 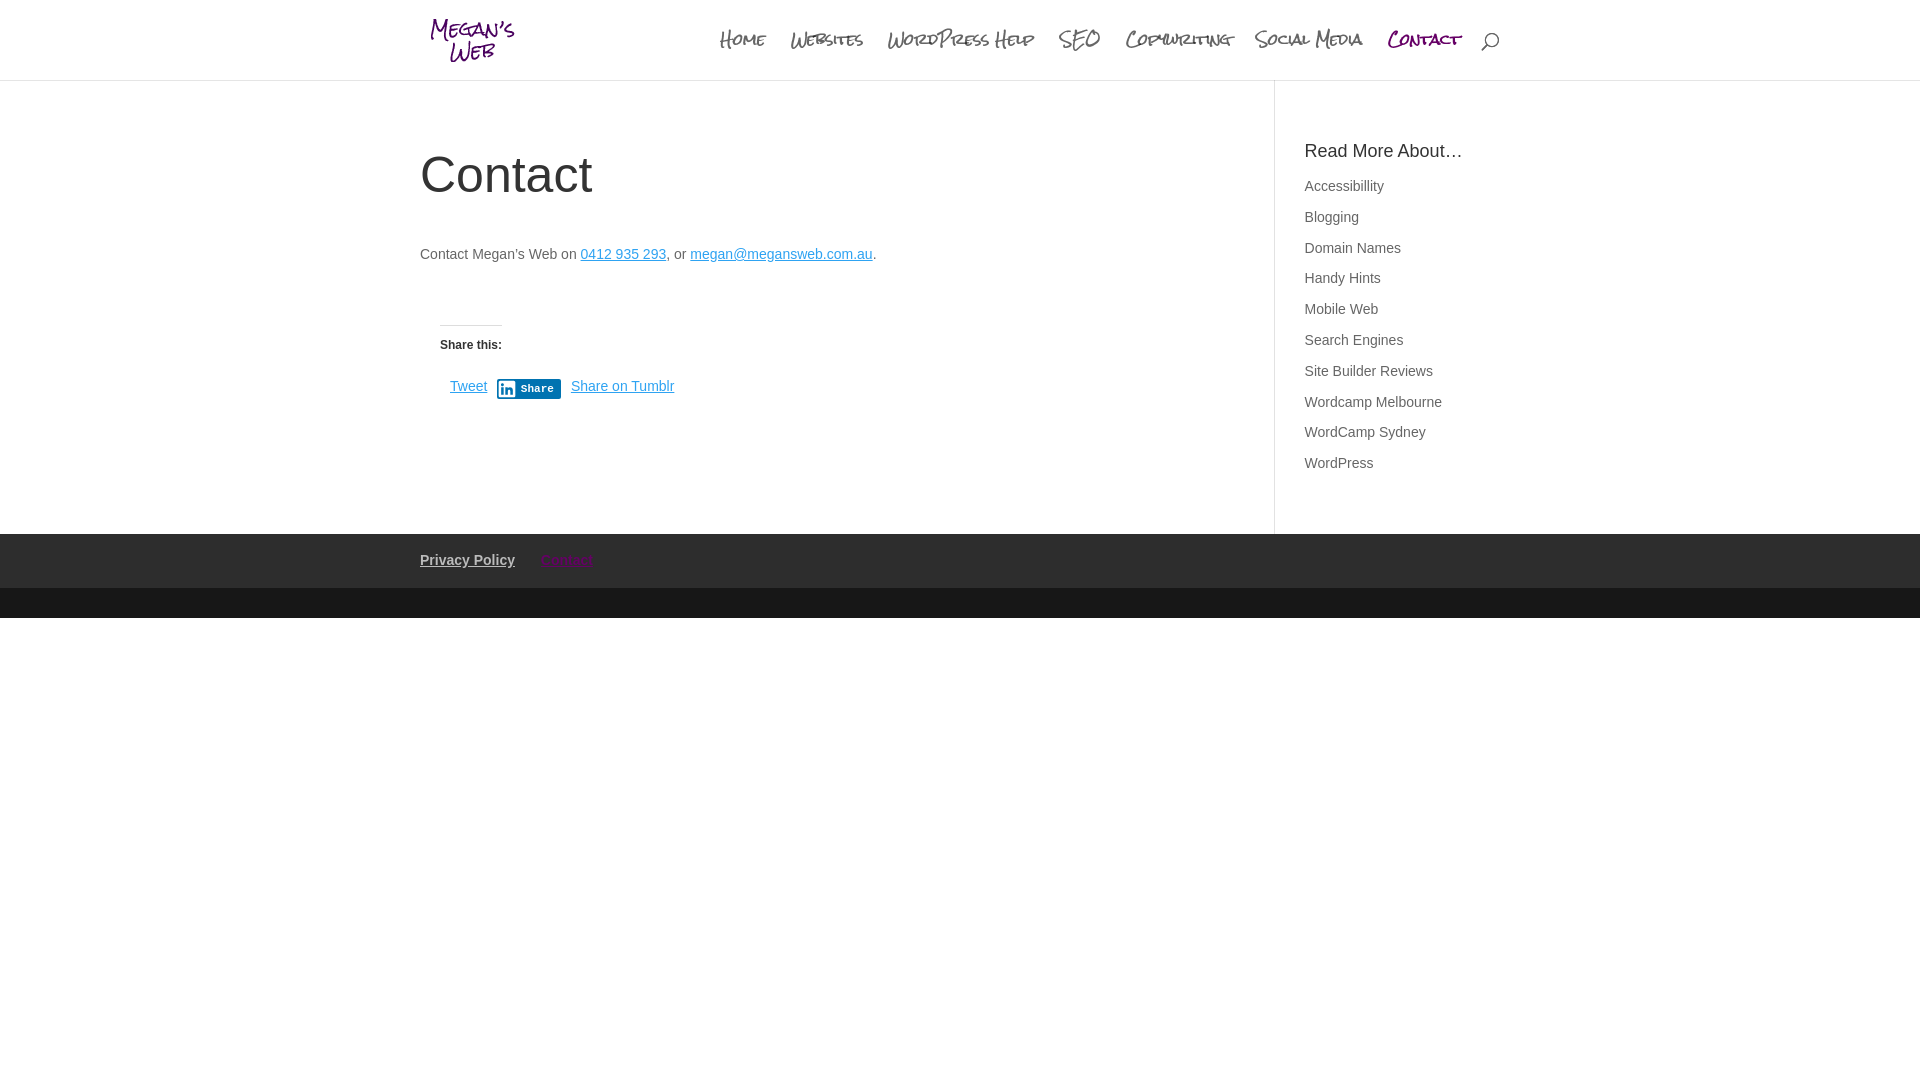 I want to click on 'WordCamp Sydney', so click(x=1364, y=431).